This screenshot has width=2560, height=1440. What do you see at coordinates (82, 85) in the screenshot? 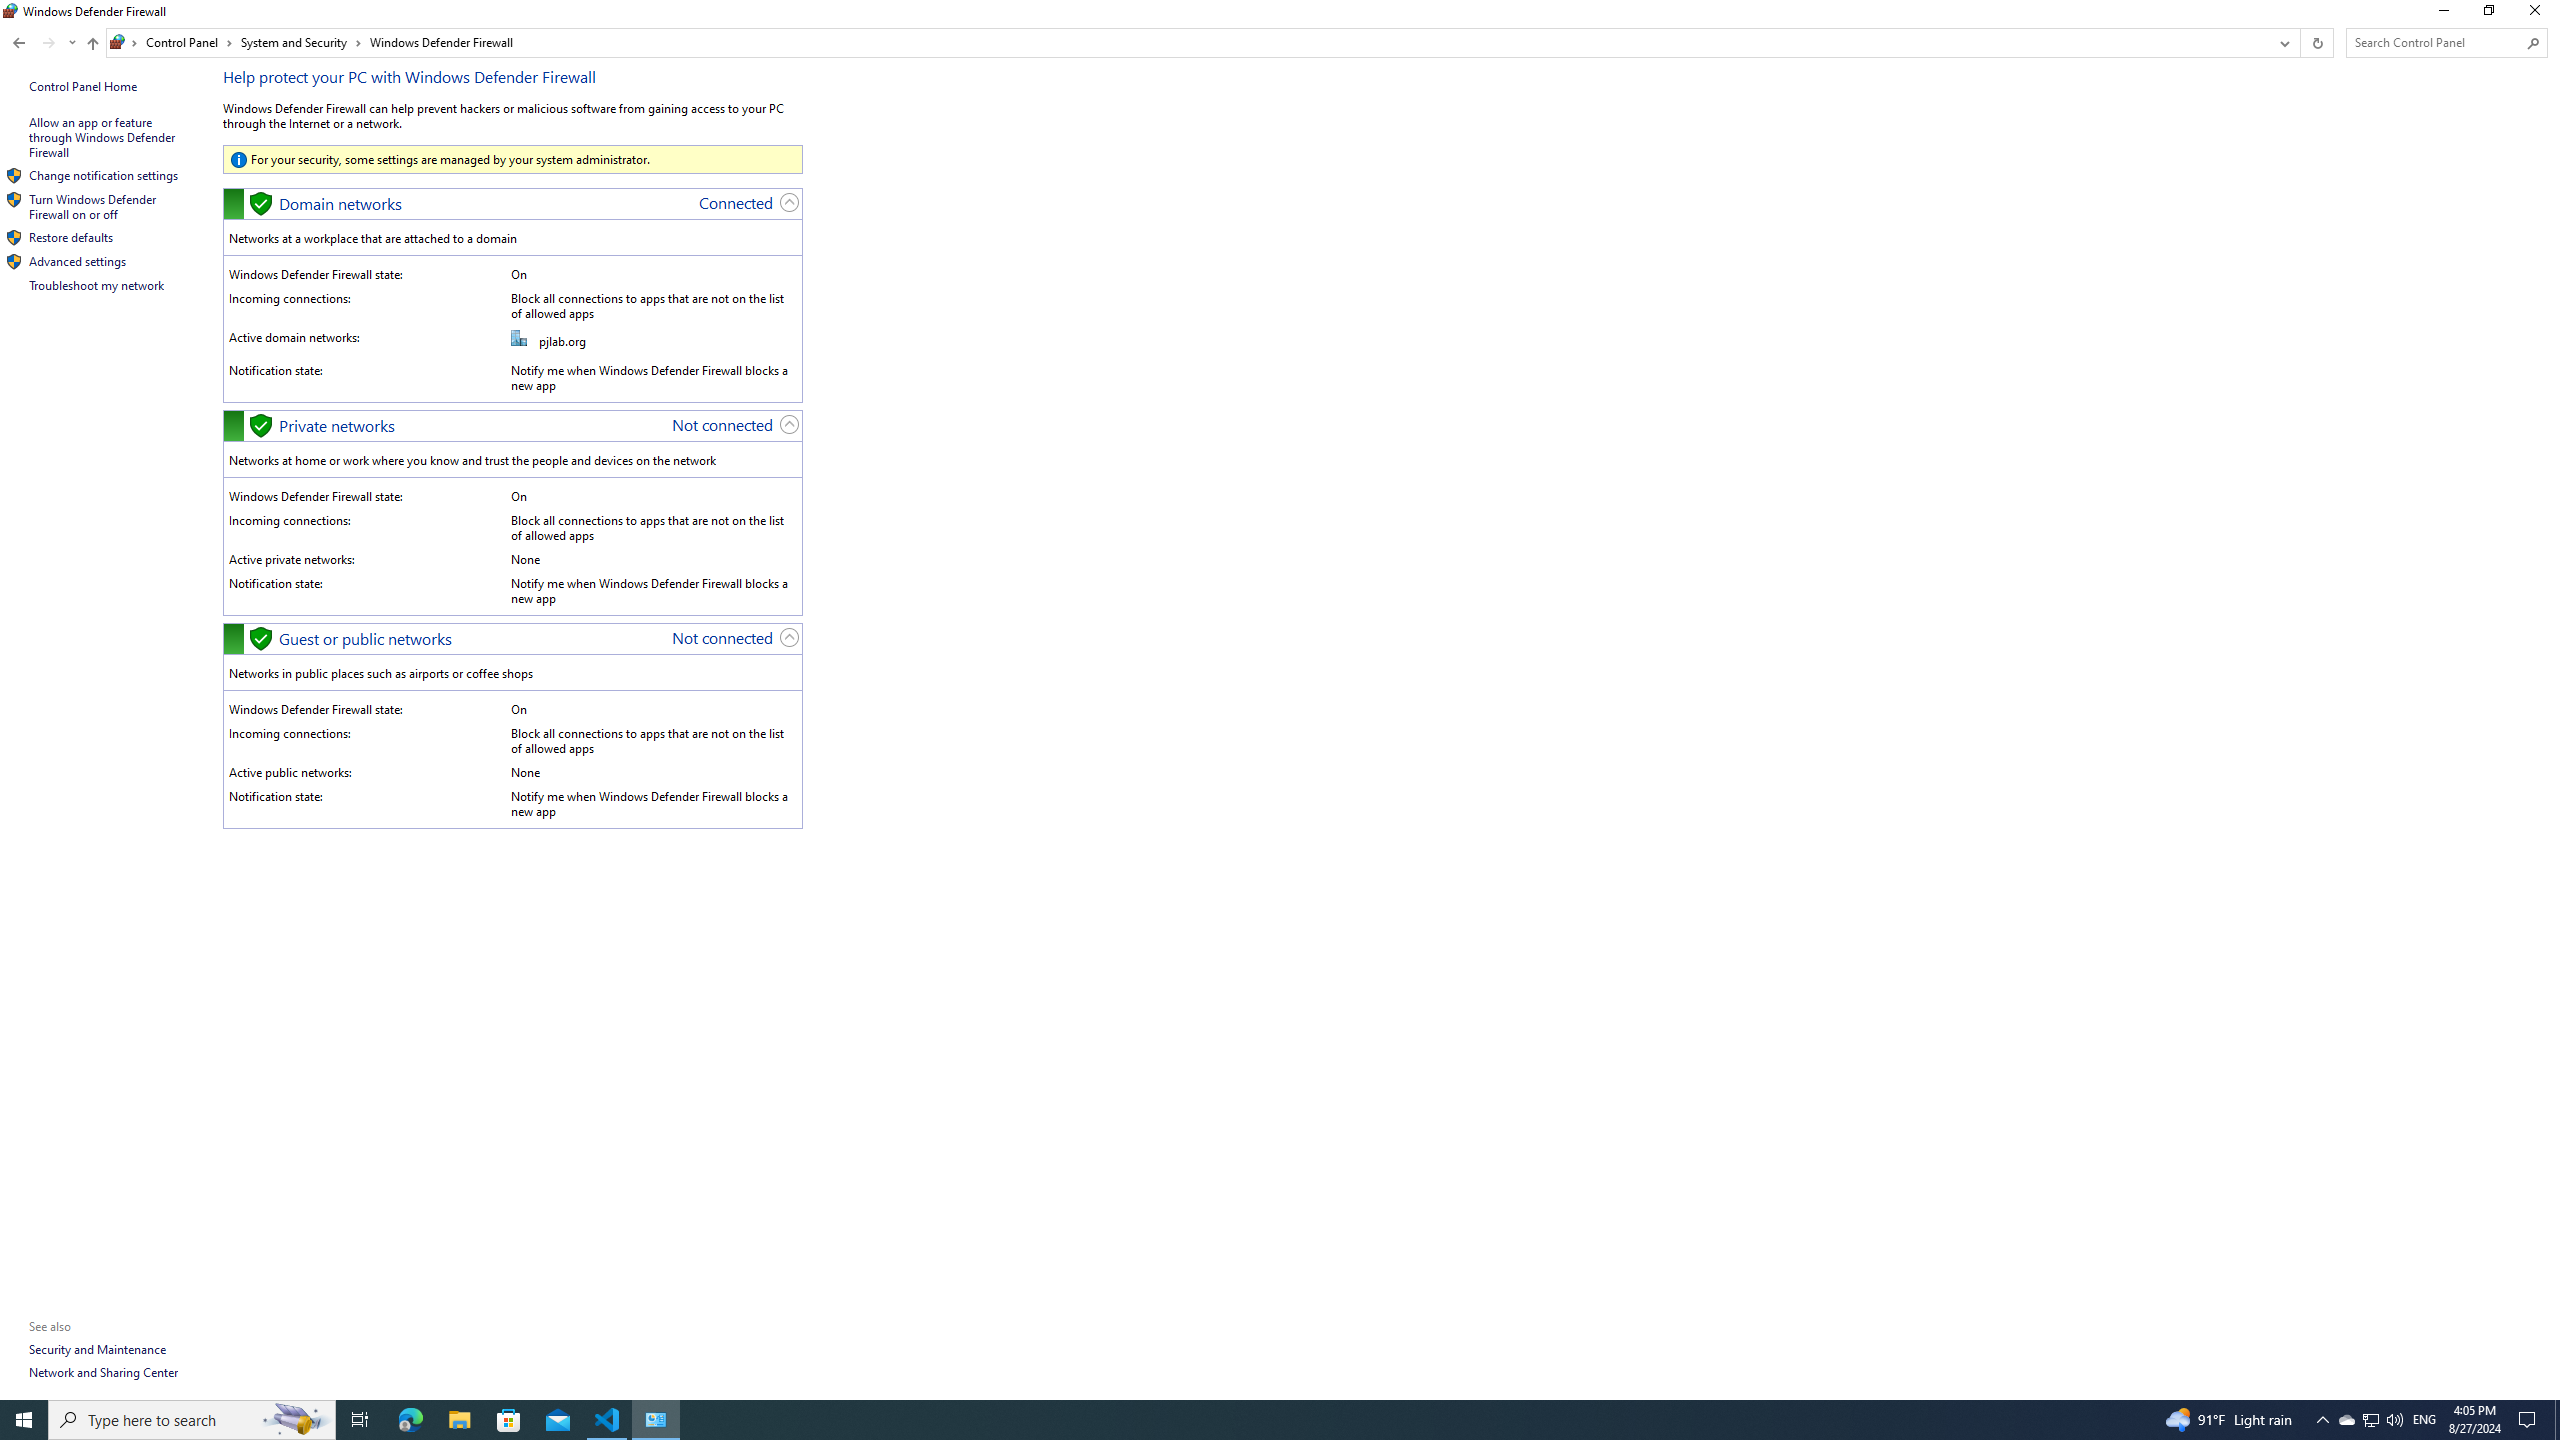
I see `'Control Panel Home'` at bounding box center [82, 85].